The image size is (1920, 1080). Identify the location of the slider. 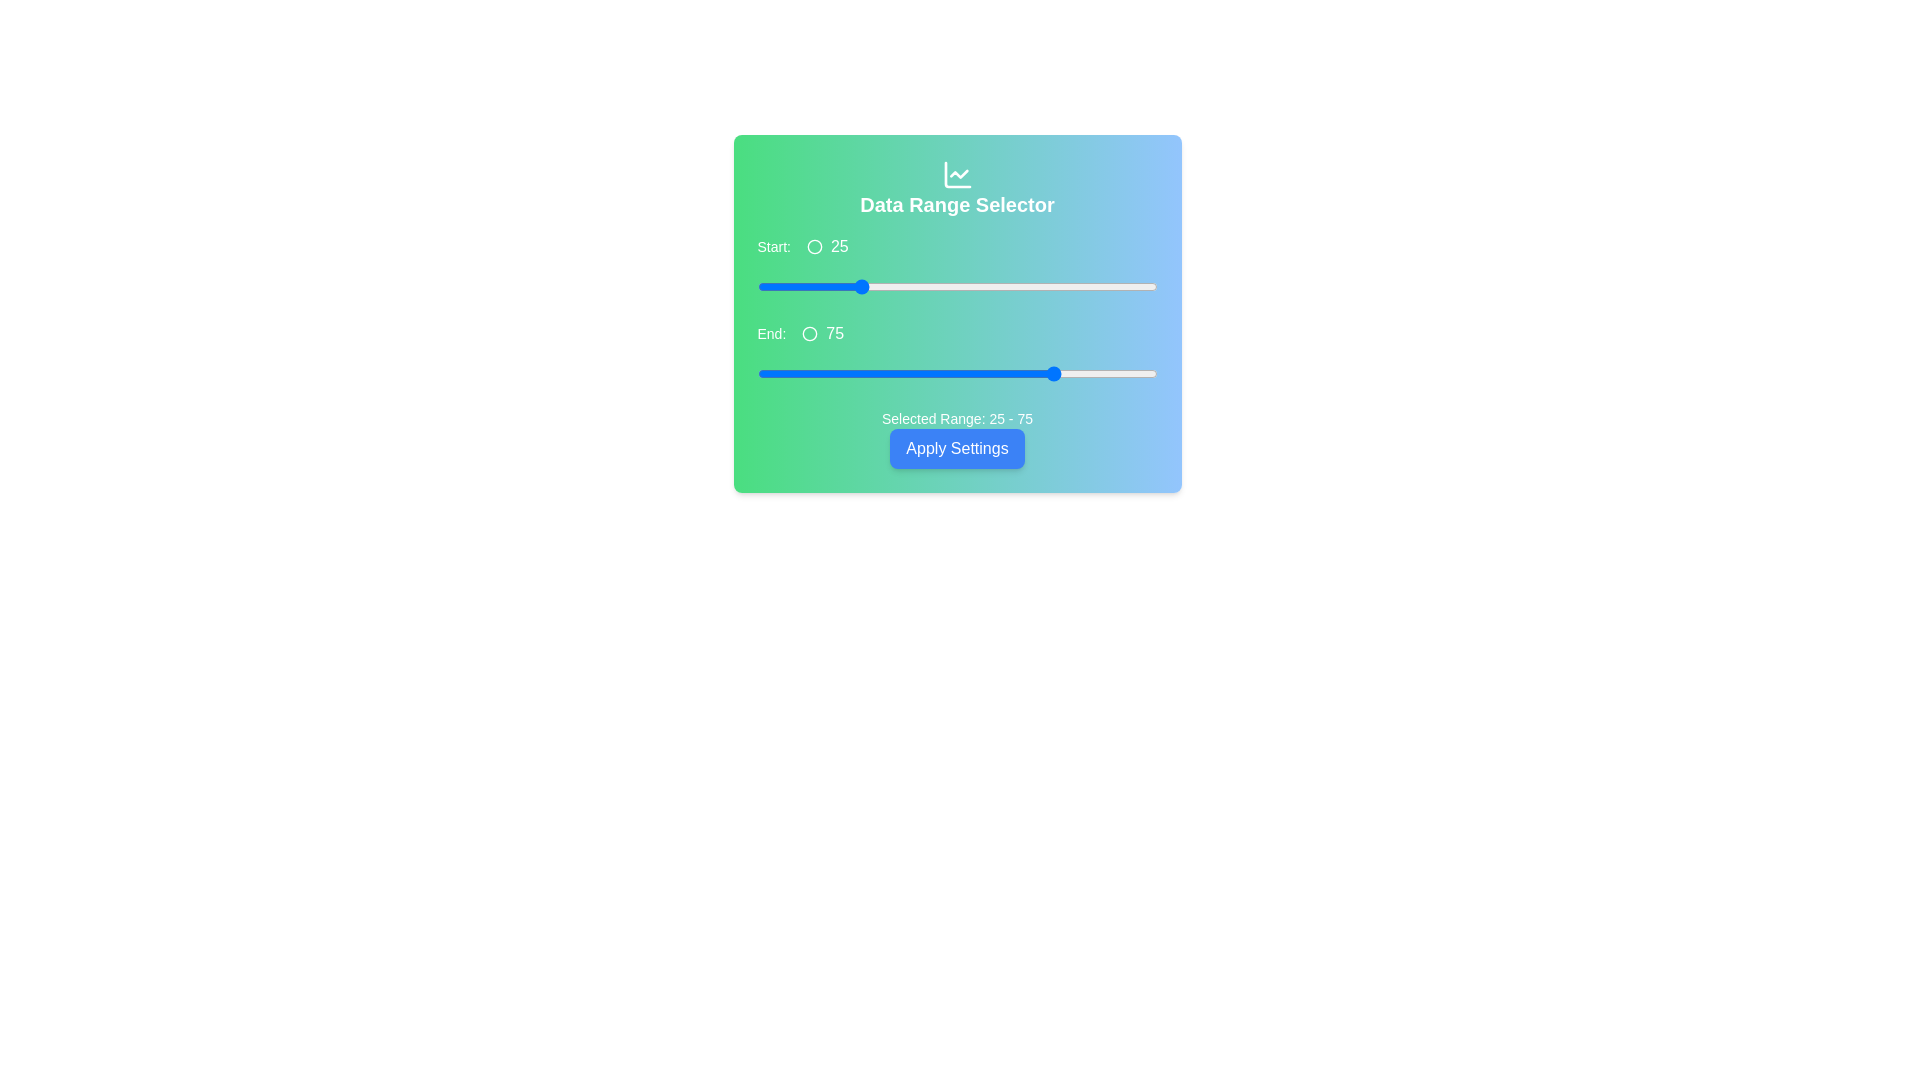
(952, 286).